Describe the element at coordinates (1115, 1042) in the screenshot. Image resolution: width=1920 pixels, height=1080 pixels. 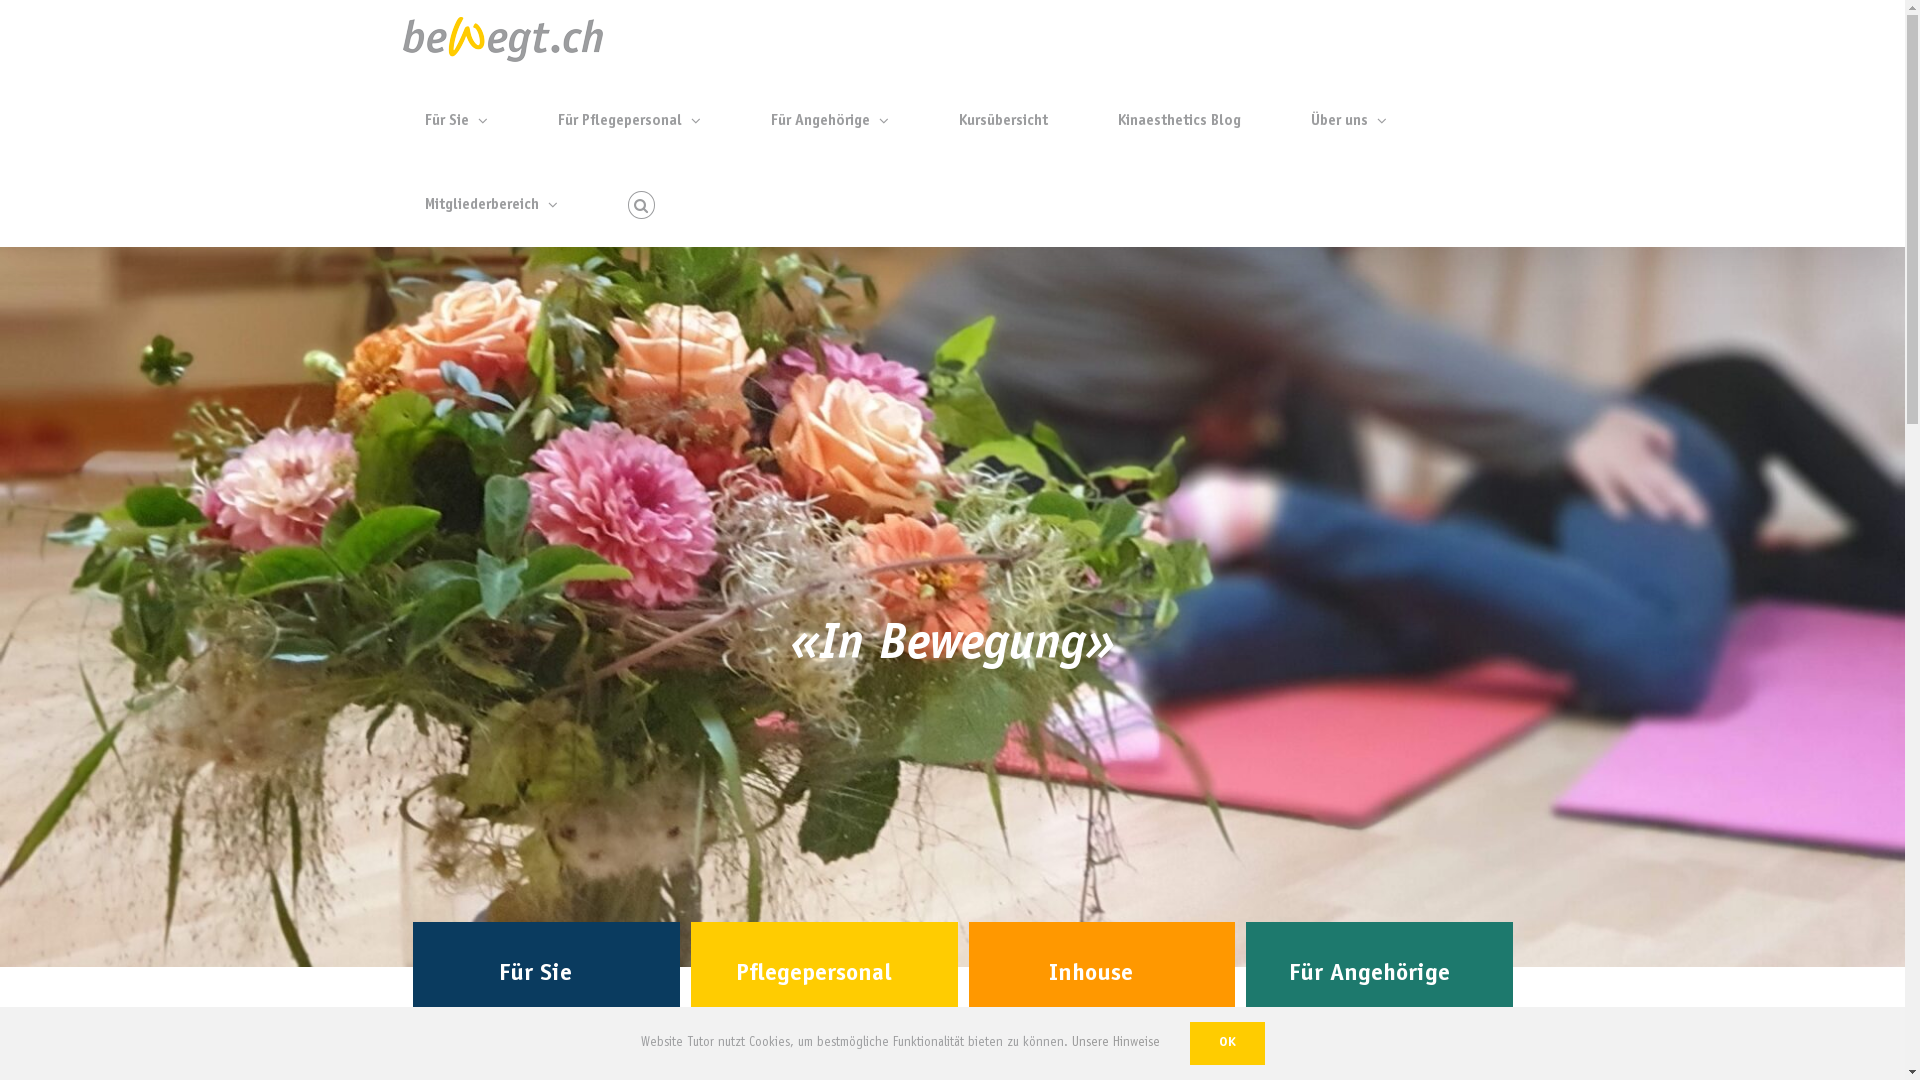
I see `'Unsere Hinweise'` at that location.